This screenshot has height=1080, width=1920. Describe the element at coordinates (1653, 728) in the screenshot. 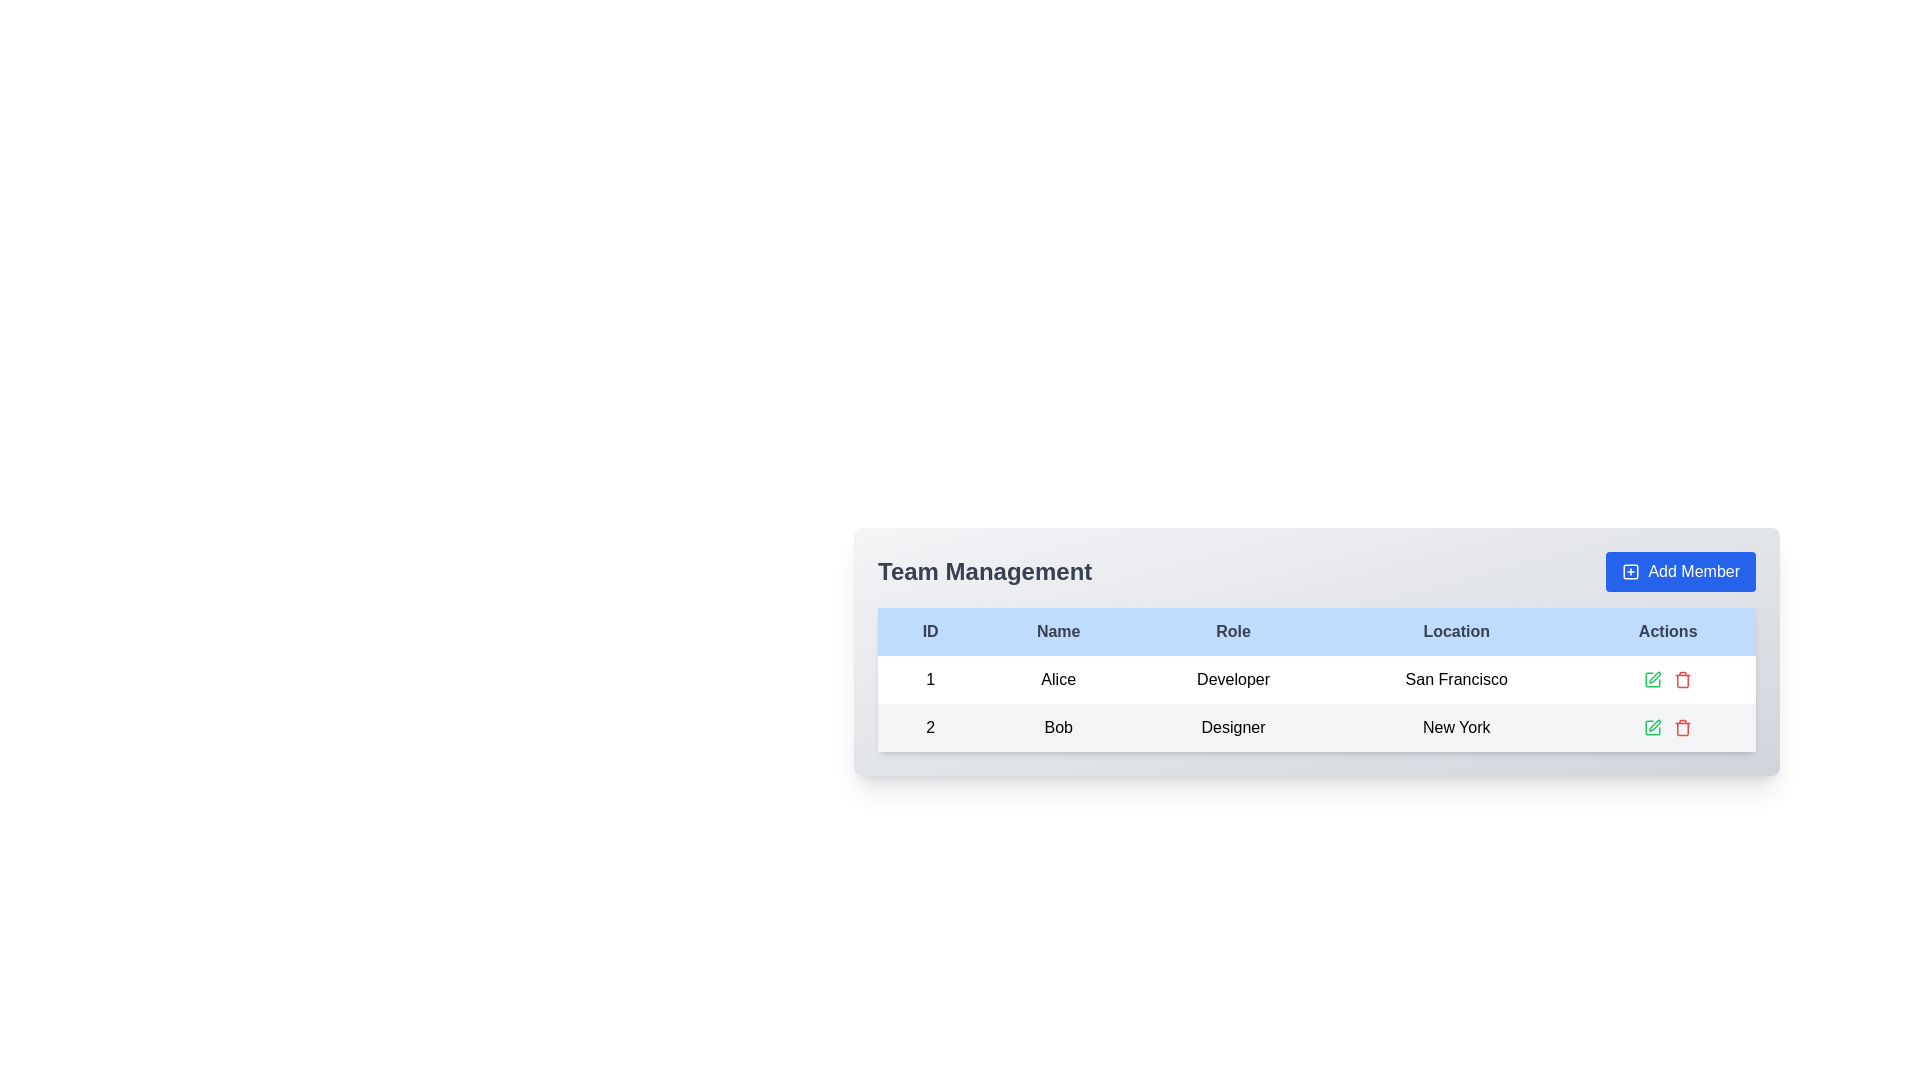

I see `the 'Edit' icon represented by a green pencil in the Actions column of the second row to invoke the editing process` at that location.